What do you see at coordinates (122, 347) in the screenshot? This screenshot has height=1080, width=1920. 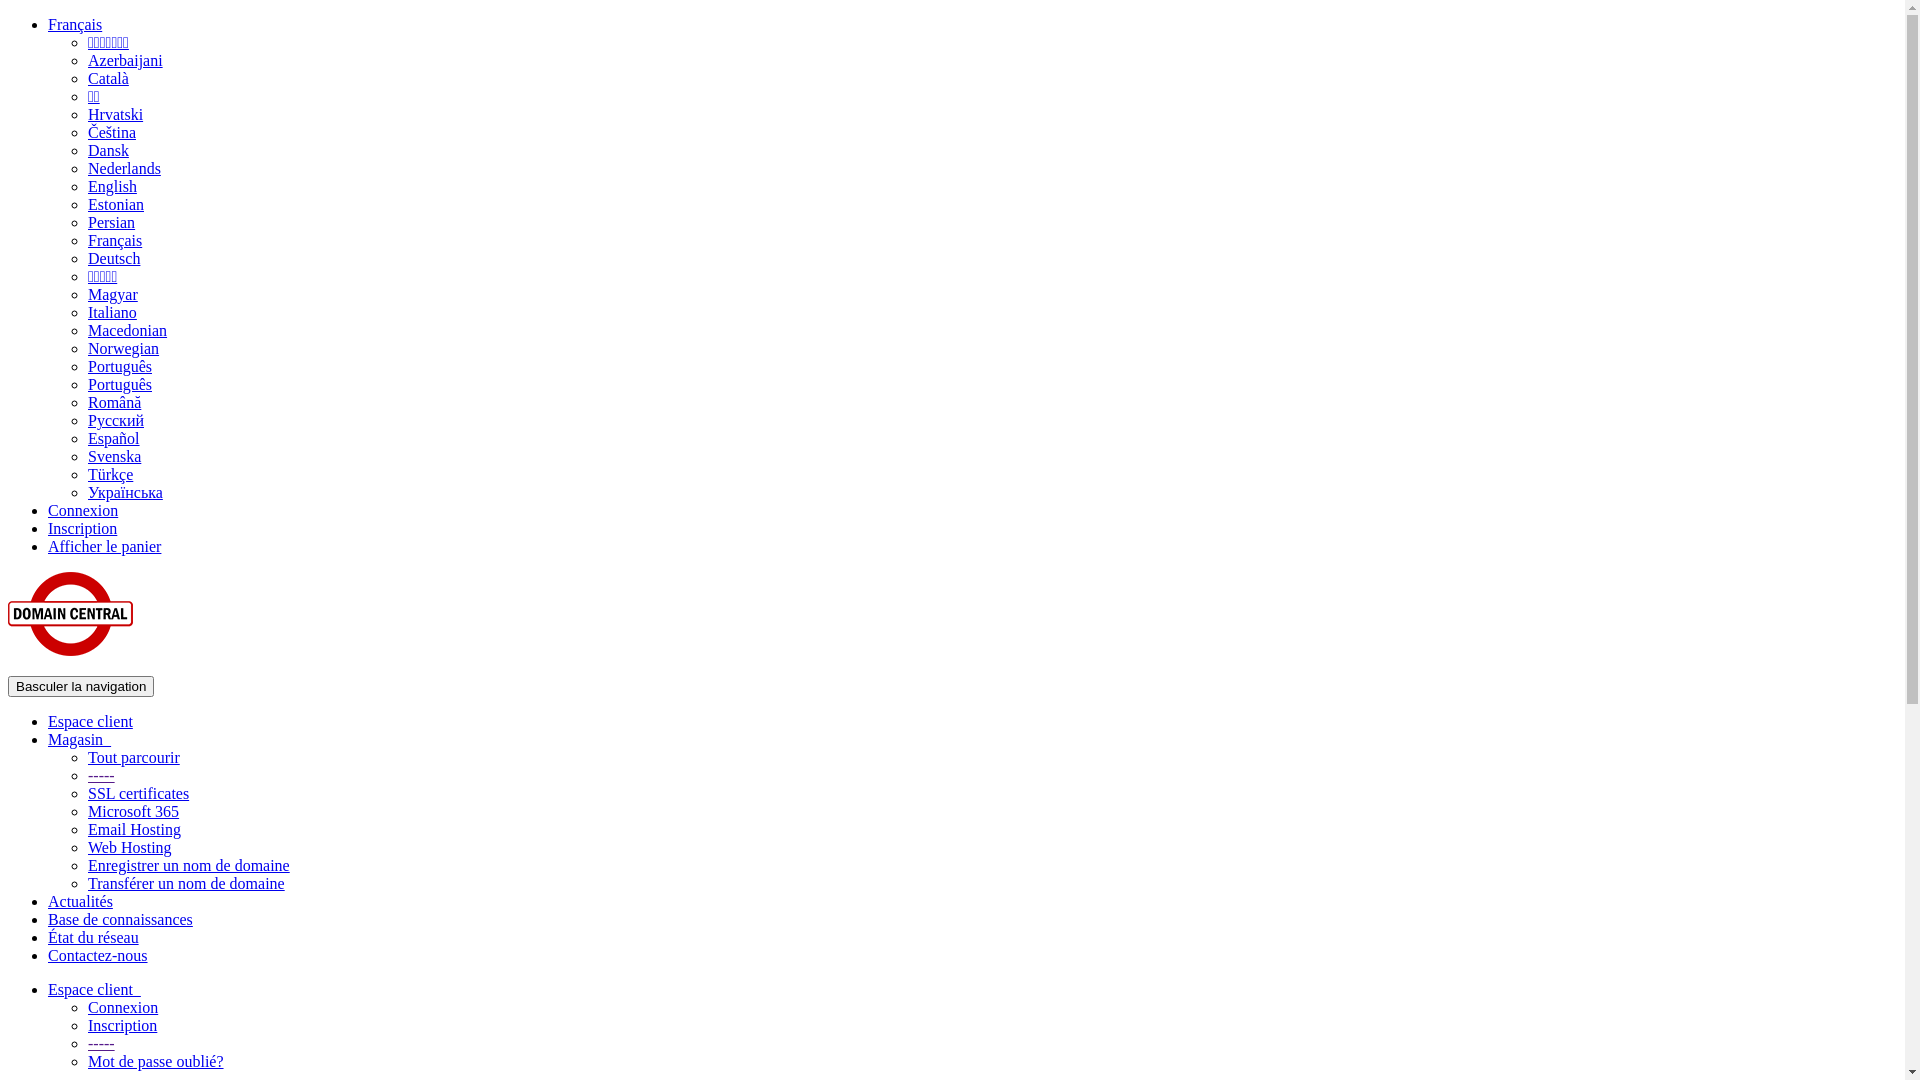 I see `'Norwegian'` at bounding box center [122, 347].